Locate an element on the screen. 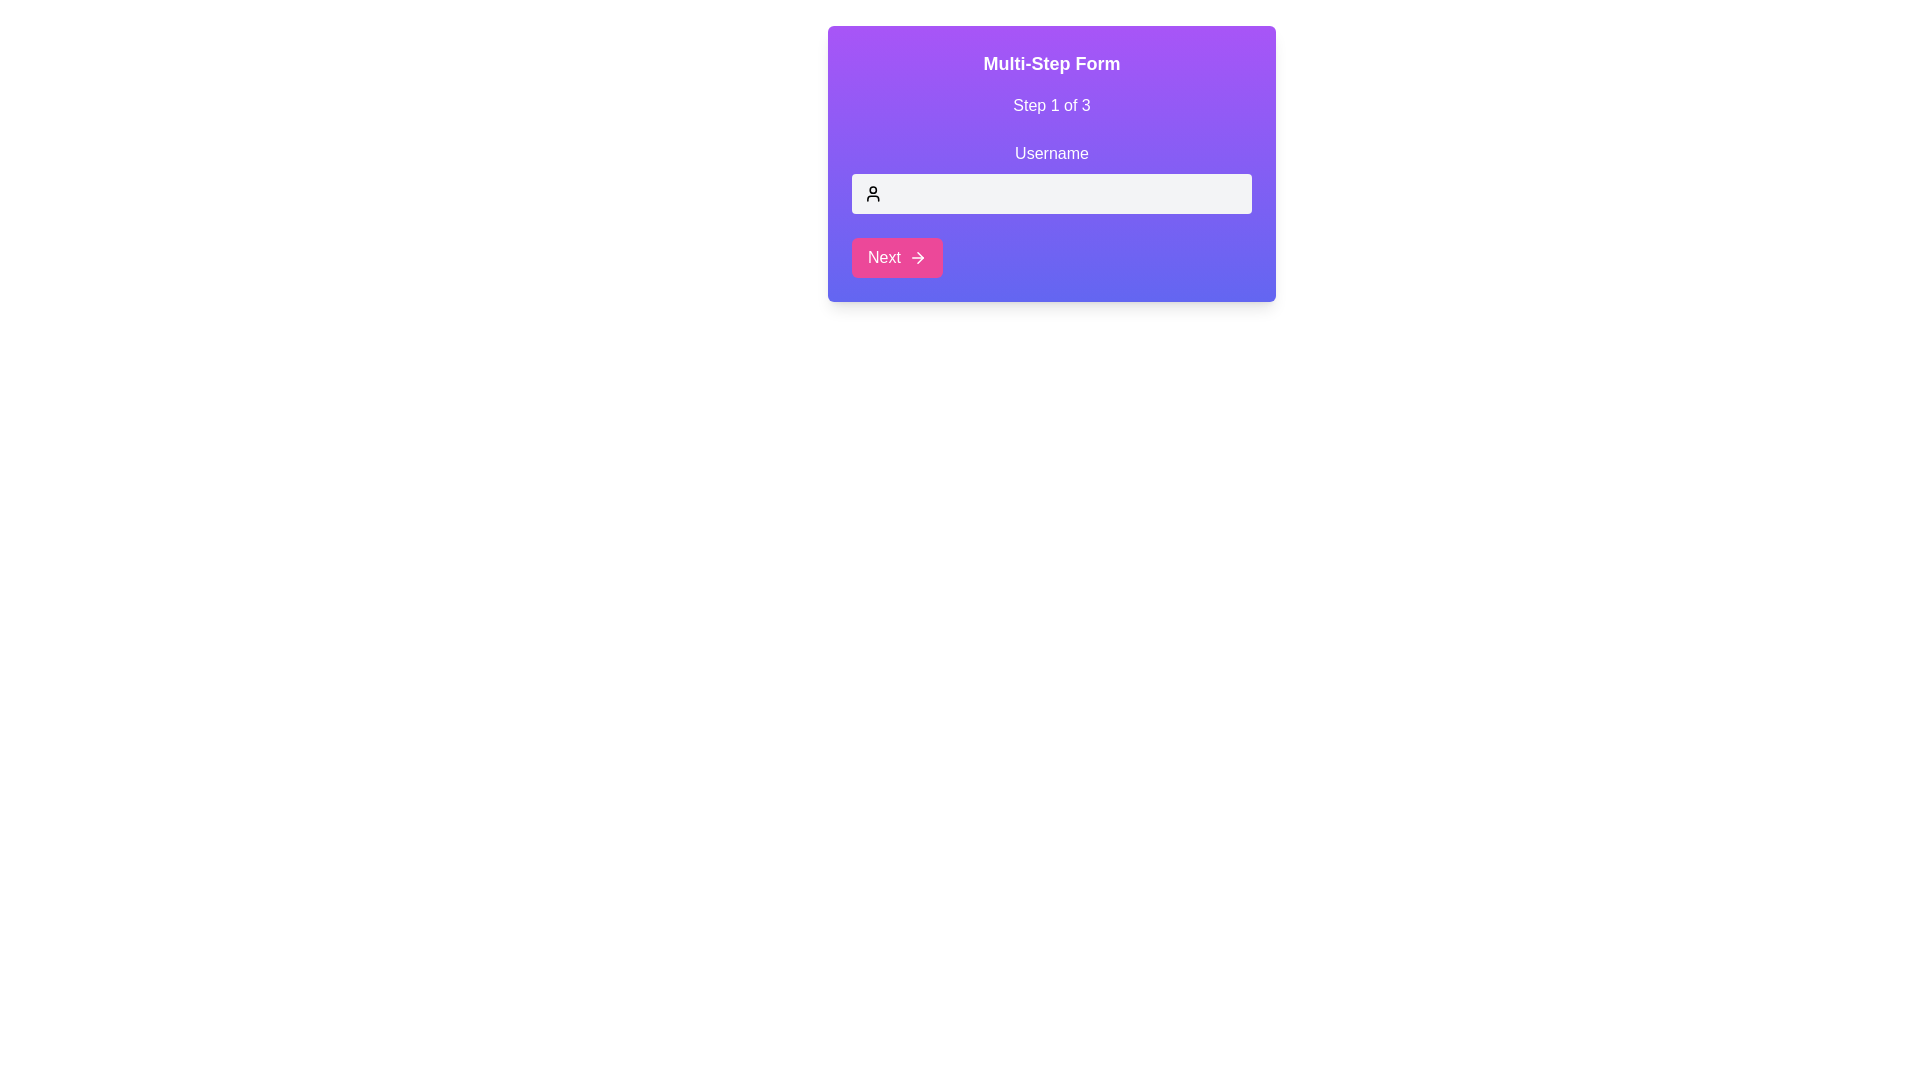  the username input field in the Multi-Step Form, located below 'Step 1 of 3' and labeled 'Username' is located at coordinates (1064, 193).